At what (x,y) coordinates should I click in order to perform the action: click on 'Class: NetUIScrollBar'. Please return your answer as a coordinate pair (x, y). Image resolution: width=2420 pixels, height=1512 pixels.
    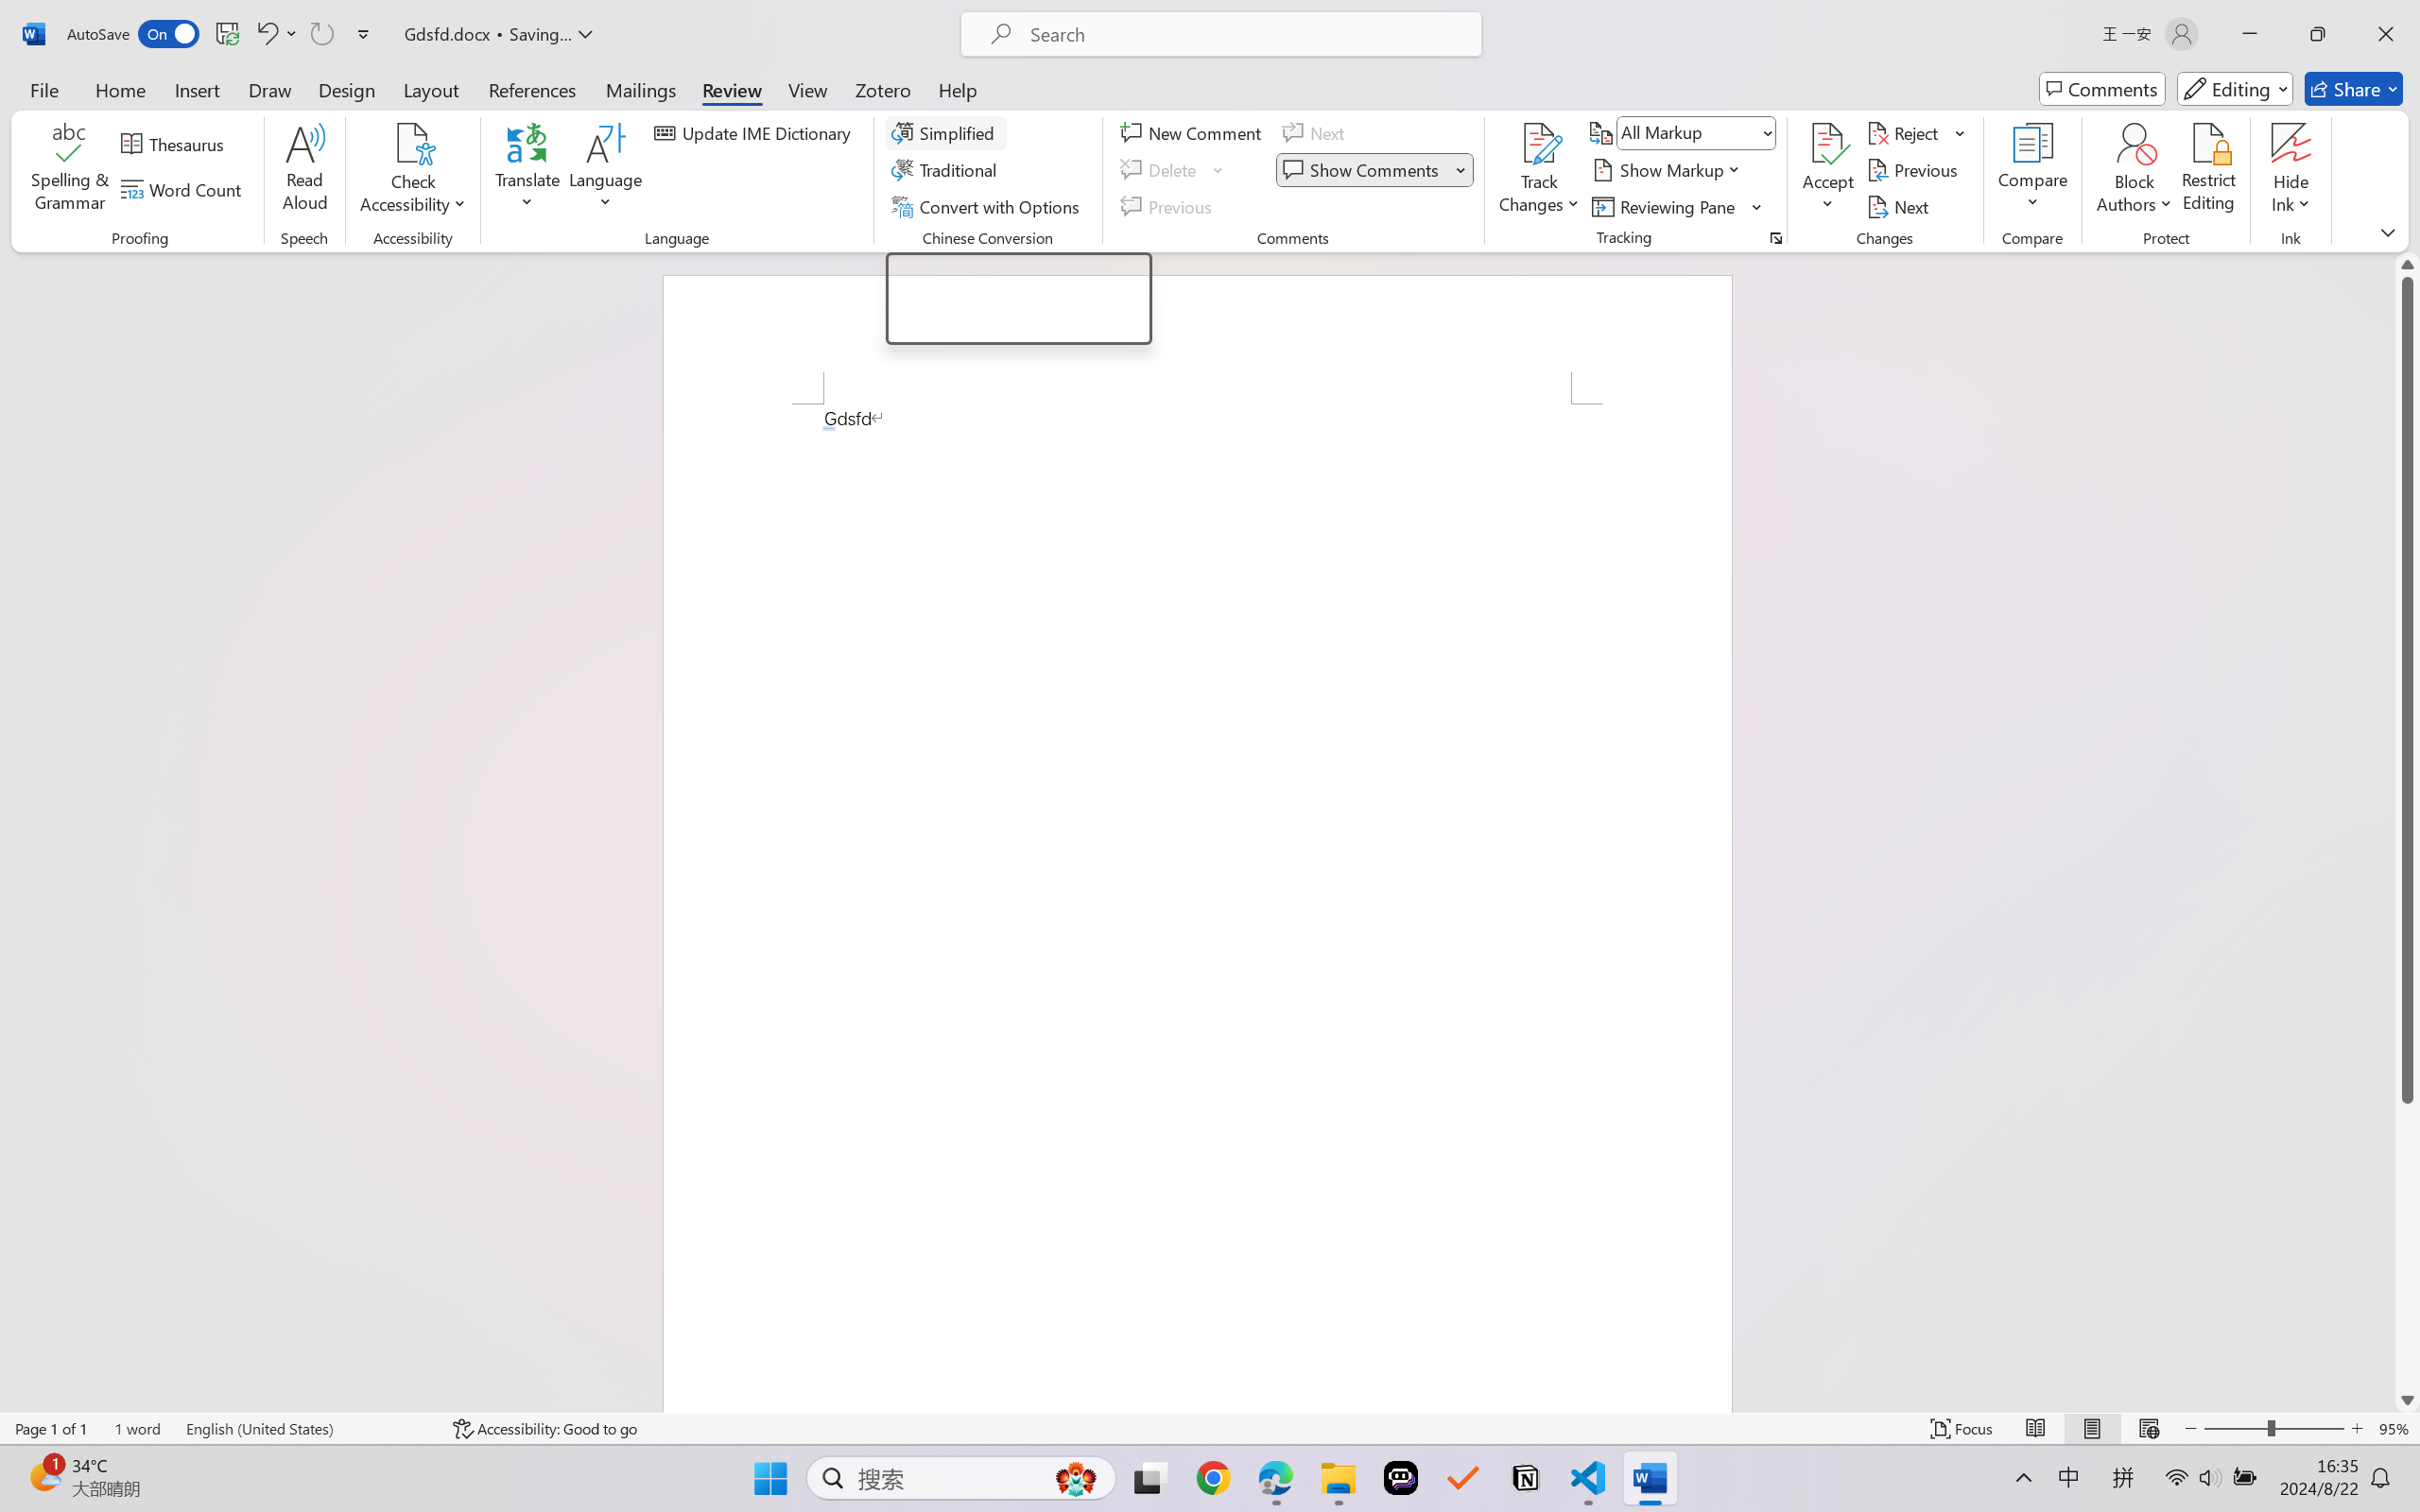
    Looking at the image, I should click on (2407, 831).